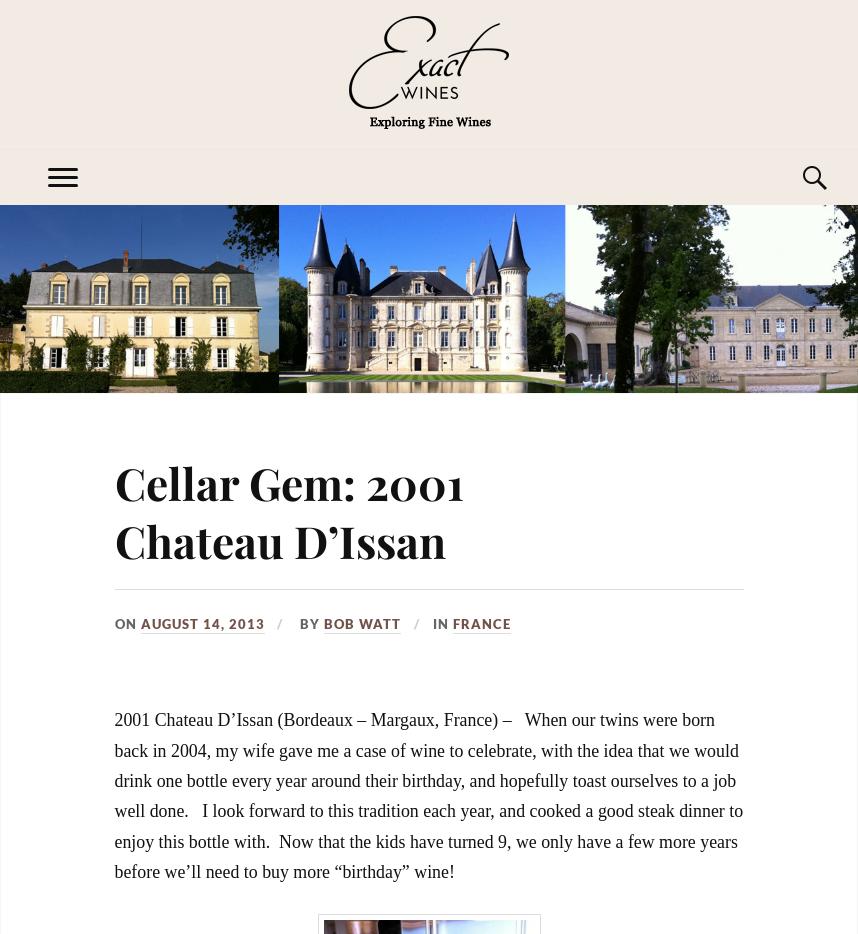  I want to click on 'Exploring Fine Wines', so click(128, 174).